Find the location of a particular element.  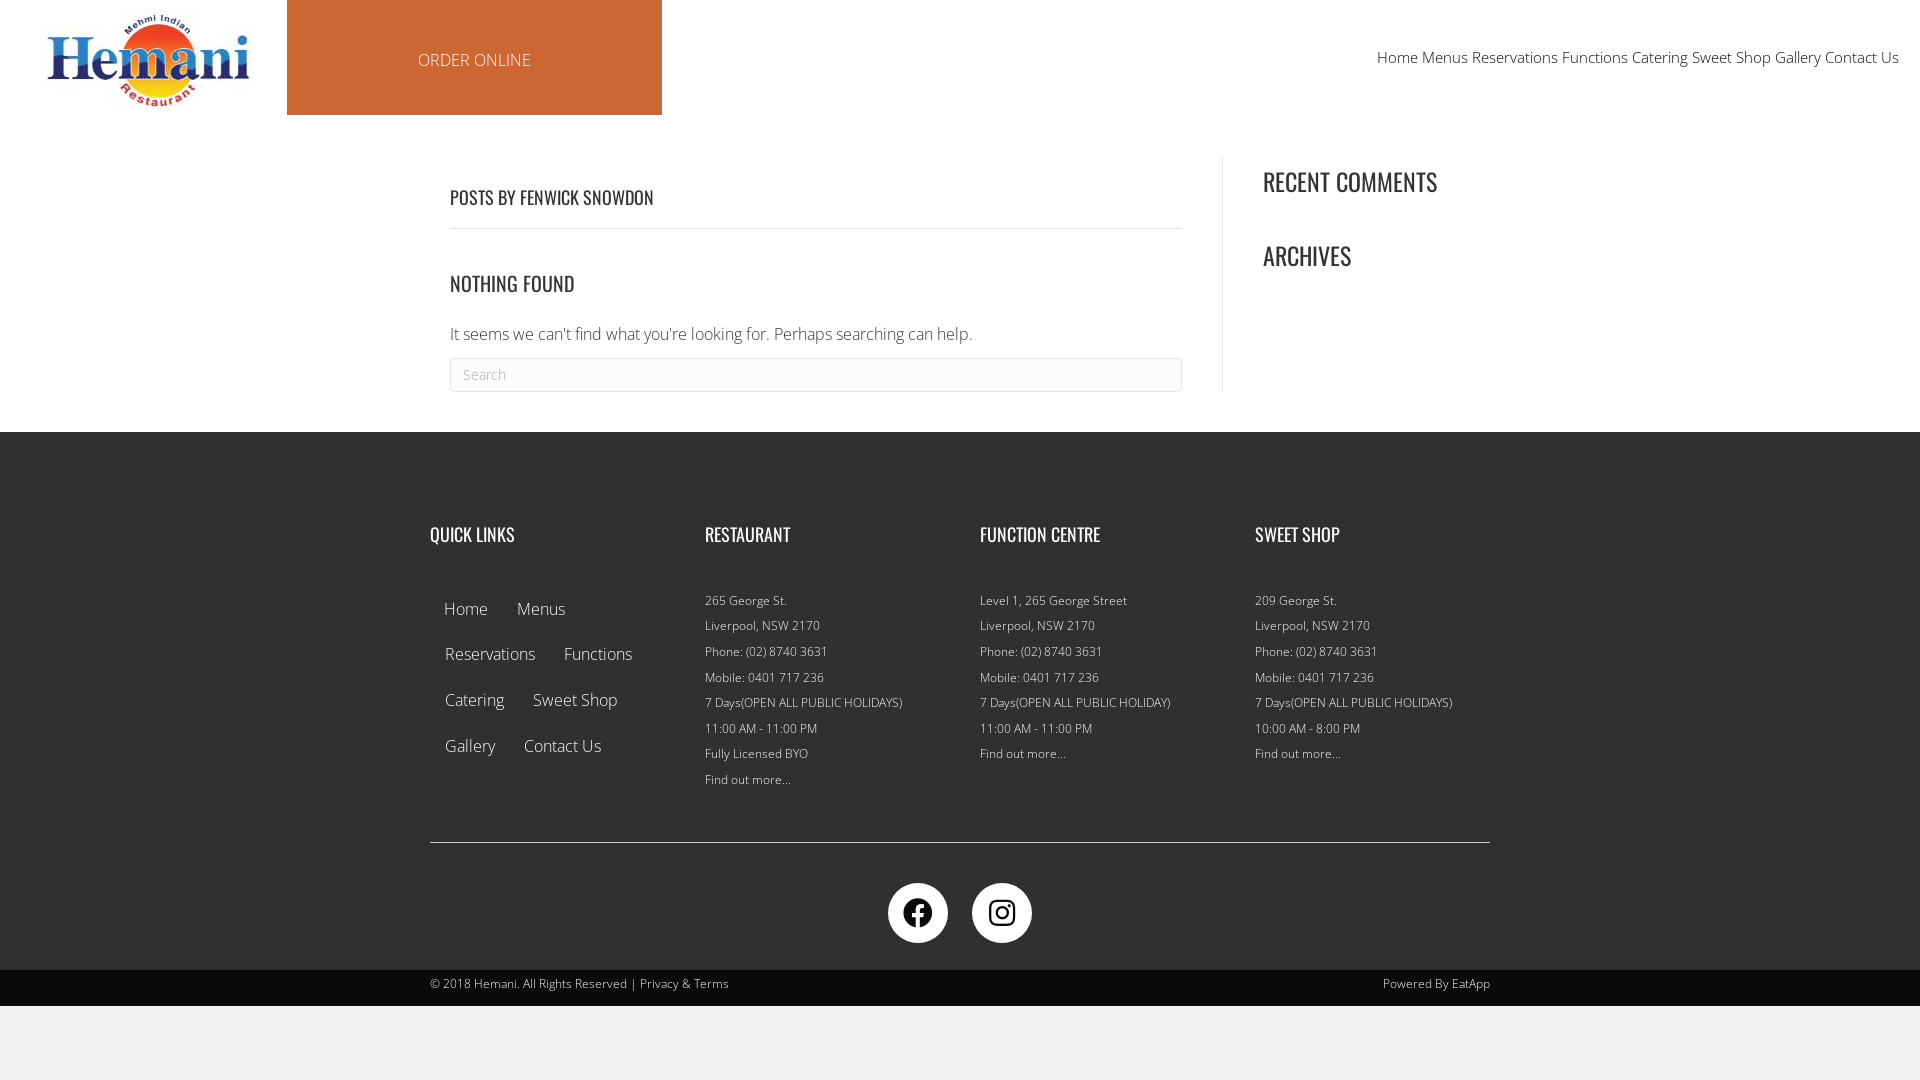

'logo-100px' is located at coordinates (147, 59).